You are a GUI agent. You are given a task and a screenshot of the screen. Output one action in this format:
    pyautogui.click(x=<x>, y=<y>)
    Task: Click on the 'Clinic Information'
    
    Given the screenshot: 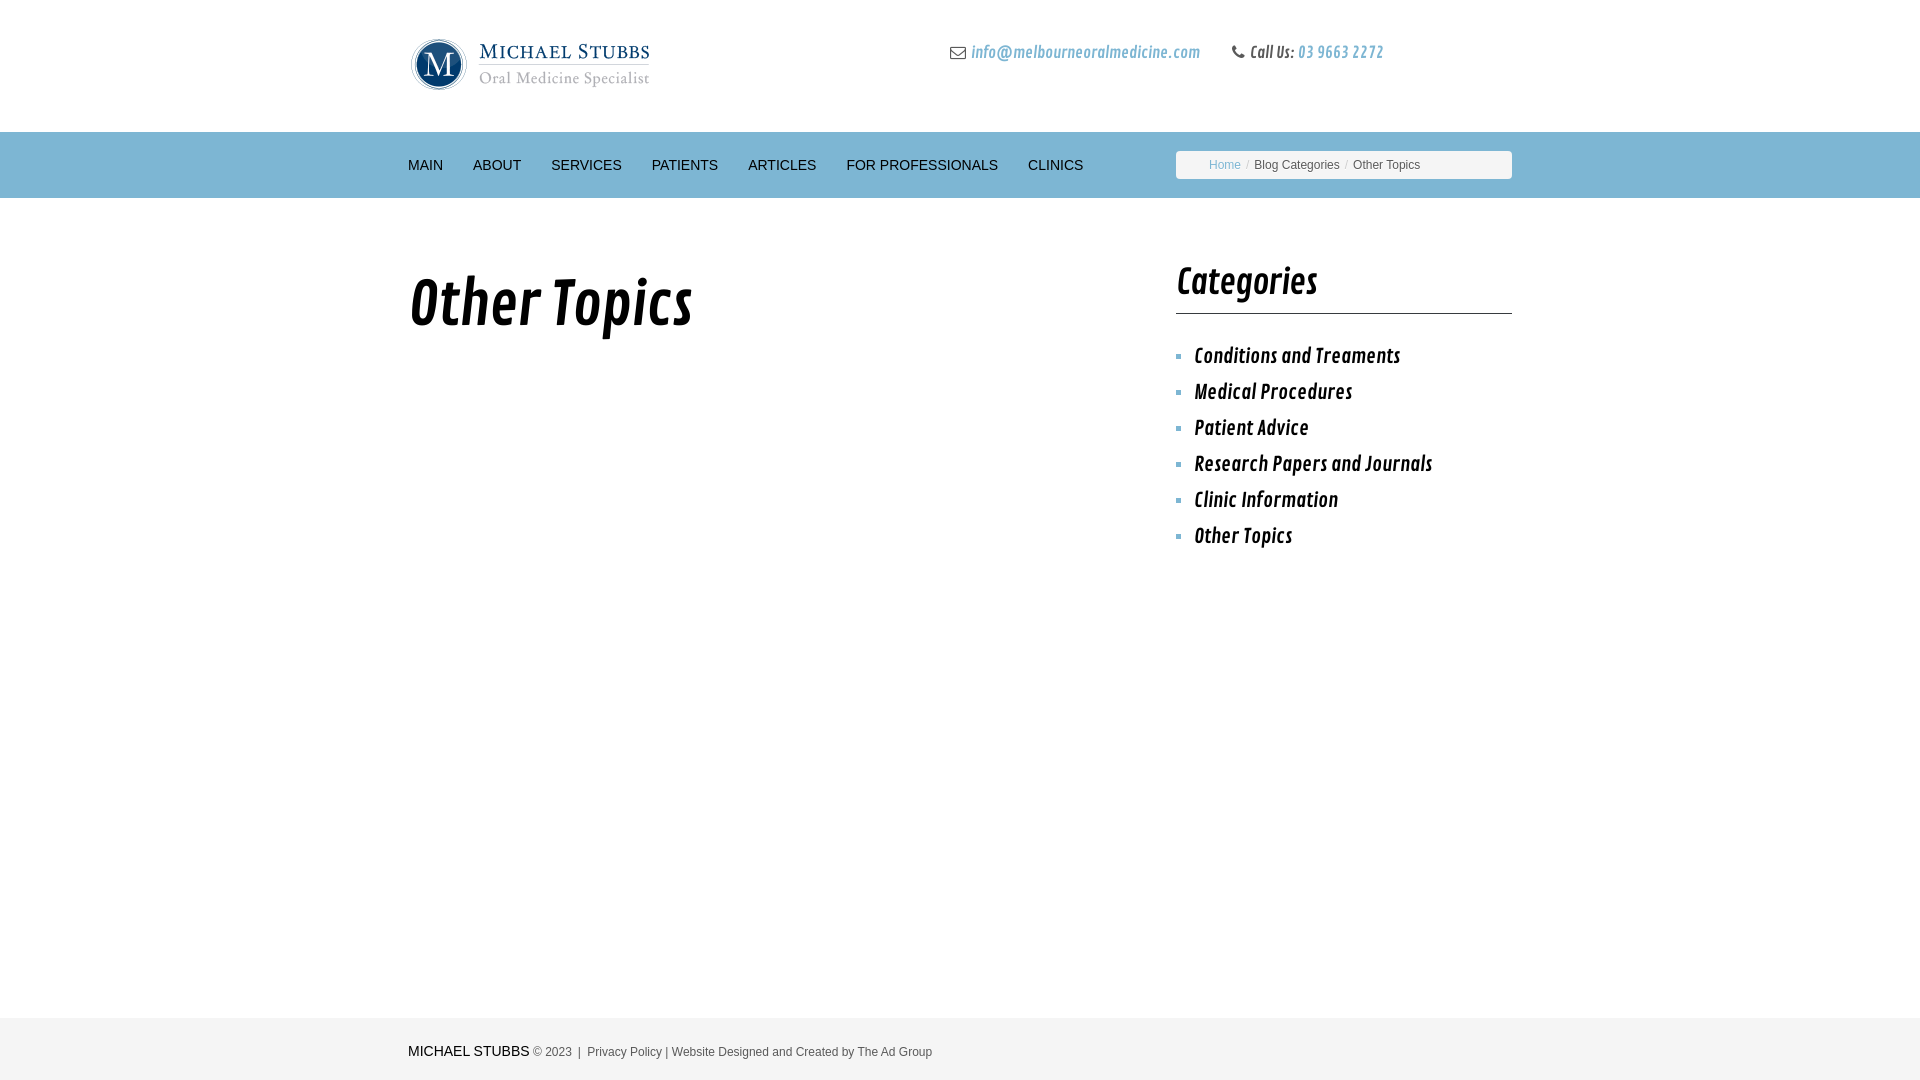 What is the action you would take?
    pyautogui.click(x=1194, y=499)
    